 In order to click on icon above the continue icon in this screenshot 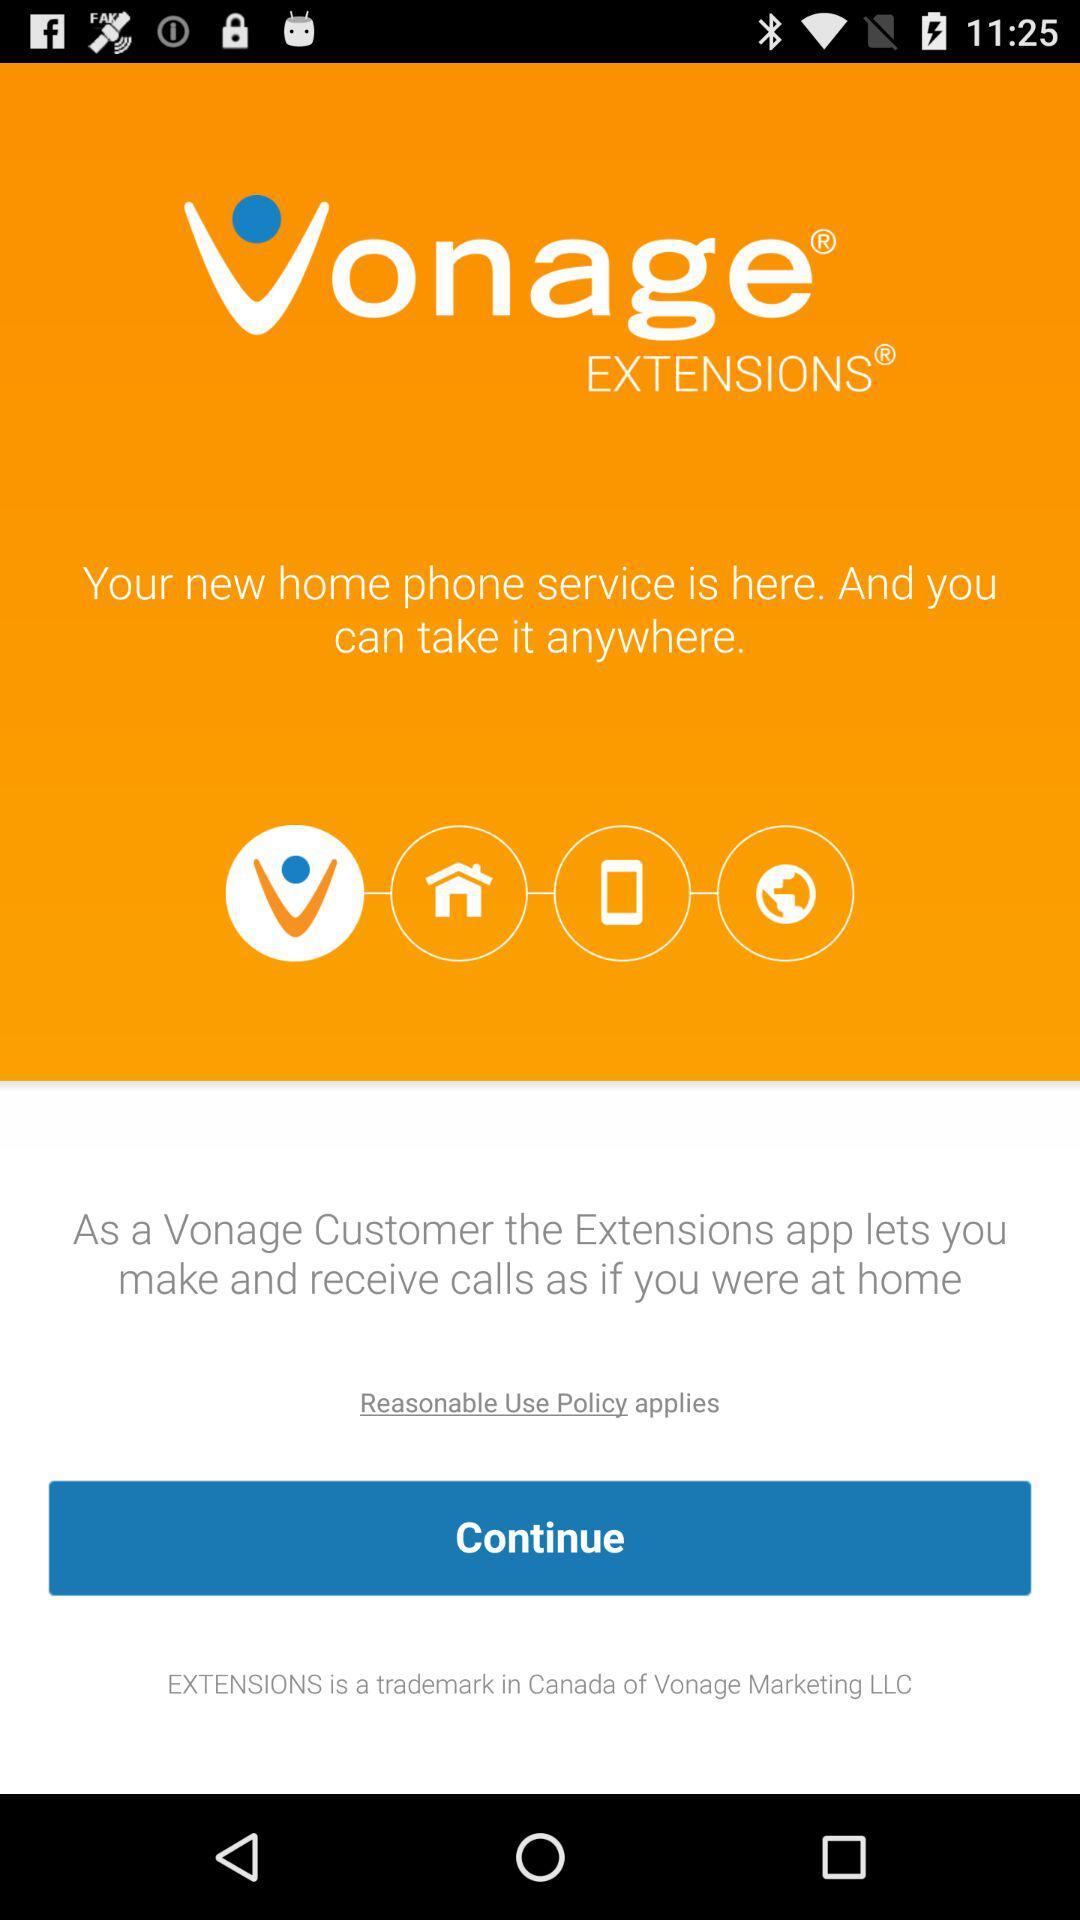, I will do `click(493, 1401)`.